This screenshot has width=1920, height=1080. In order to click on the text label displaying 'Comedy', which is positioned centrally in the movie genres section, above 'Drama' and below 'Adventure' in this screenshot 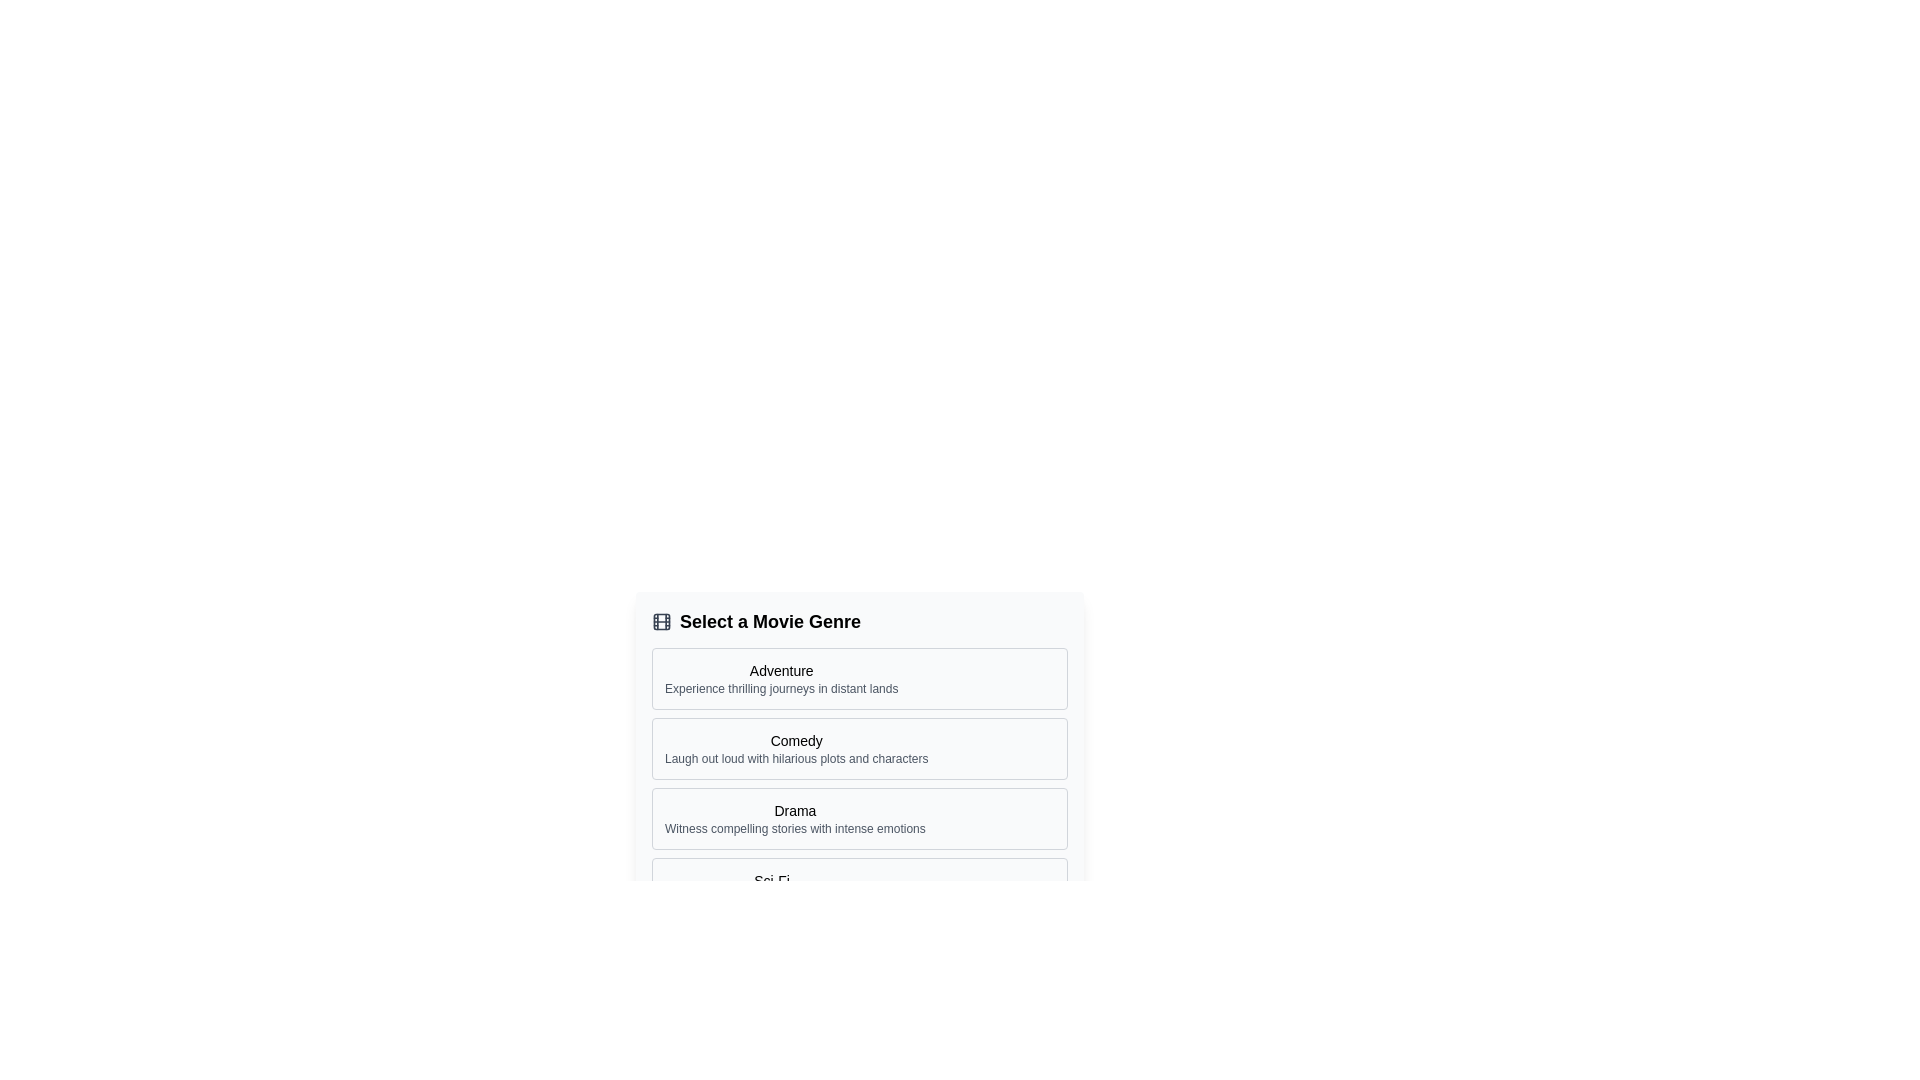, I will do `click(795, 740)`.